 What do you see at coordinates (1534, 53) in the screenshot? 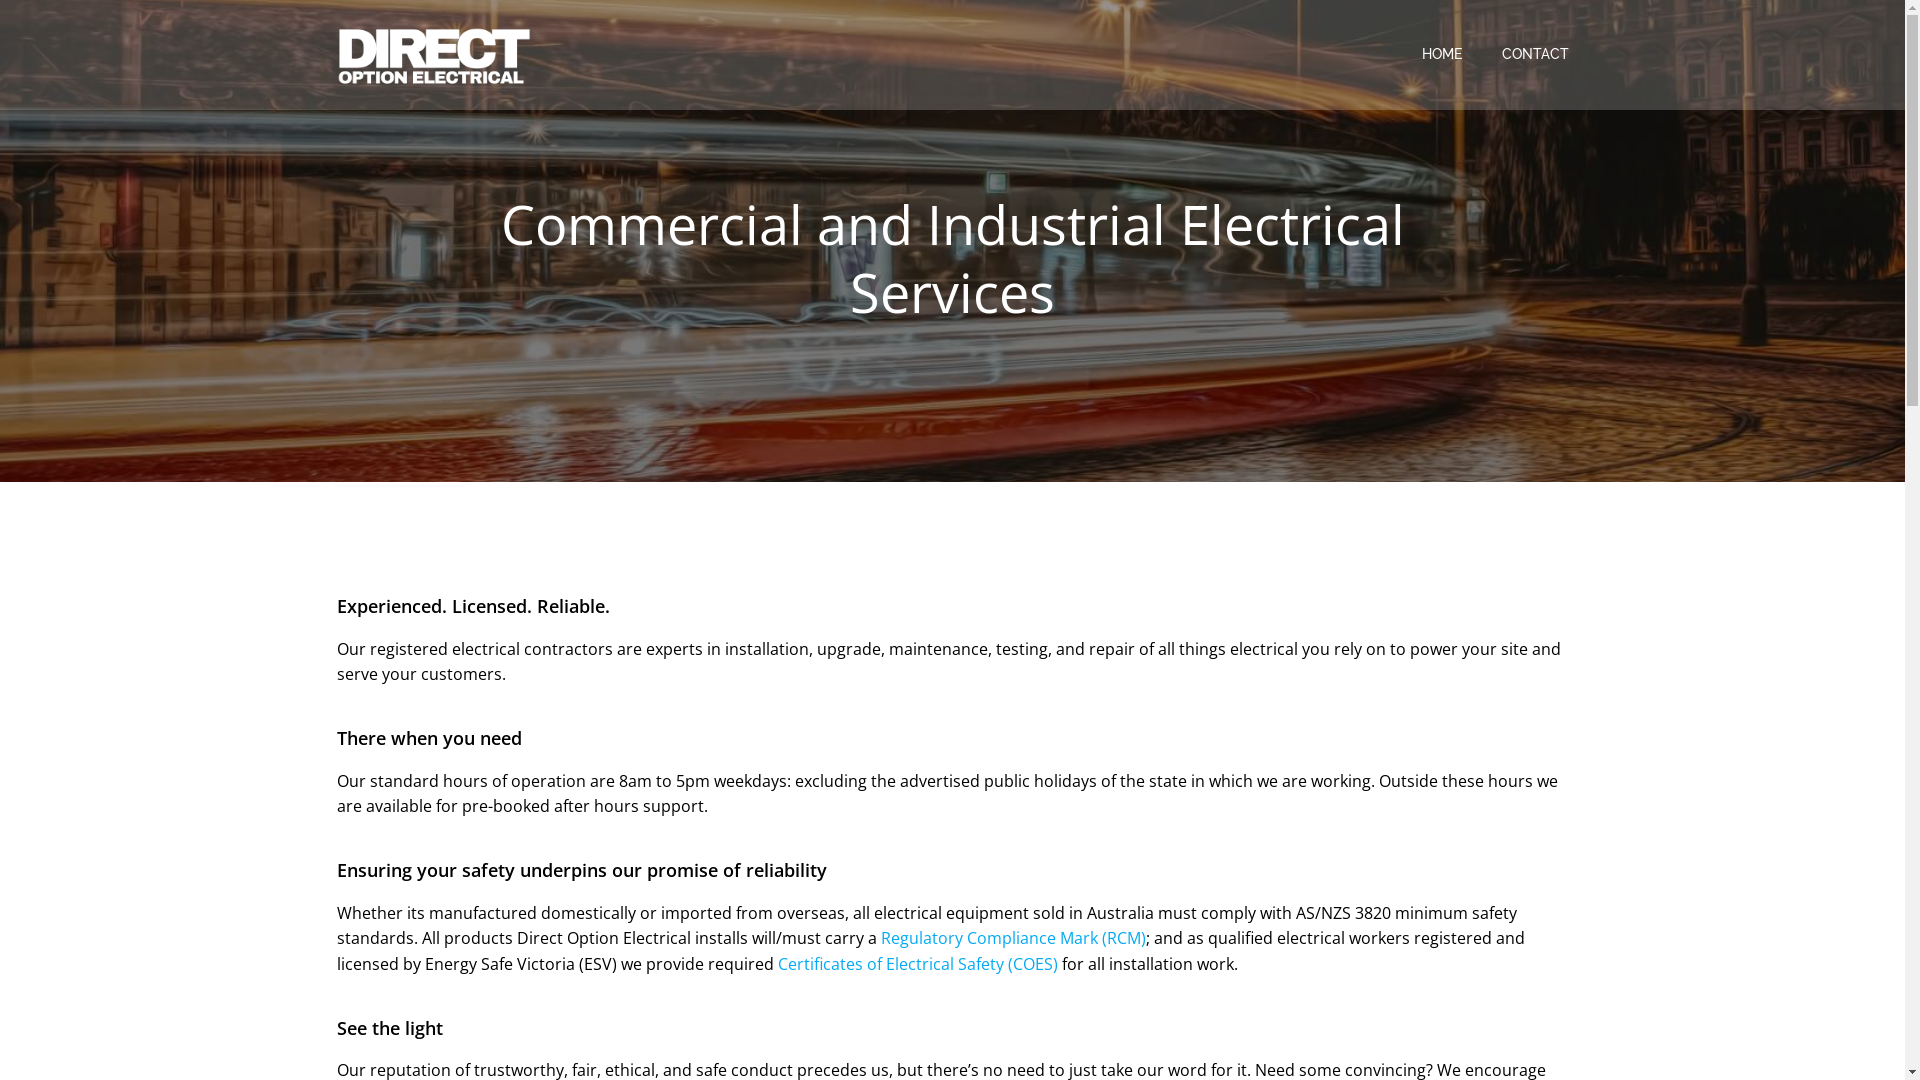
I see `'CONTACT'` at bounding box center [1534, 53].